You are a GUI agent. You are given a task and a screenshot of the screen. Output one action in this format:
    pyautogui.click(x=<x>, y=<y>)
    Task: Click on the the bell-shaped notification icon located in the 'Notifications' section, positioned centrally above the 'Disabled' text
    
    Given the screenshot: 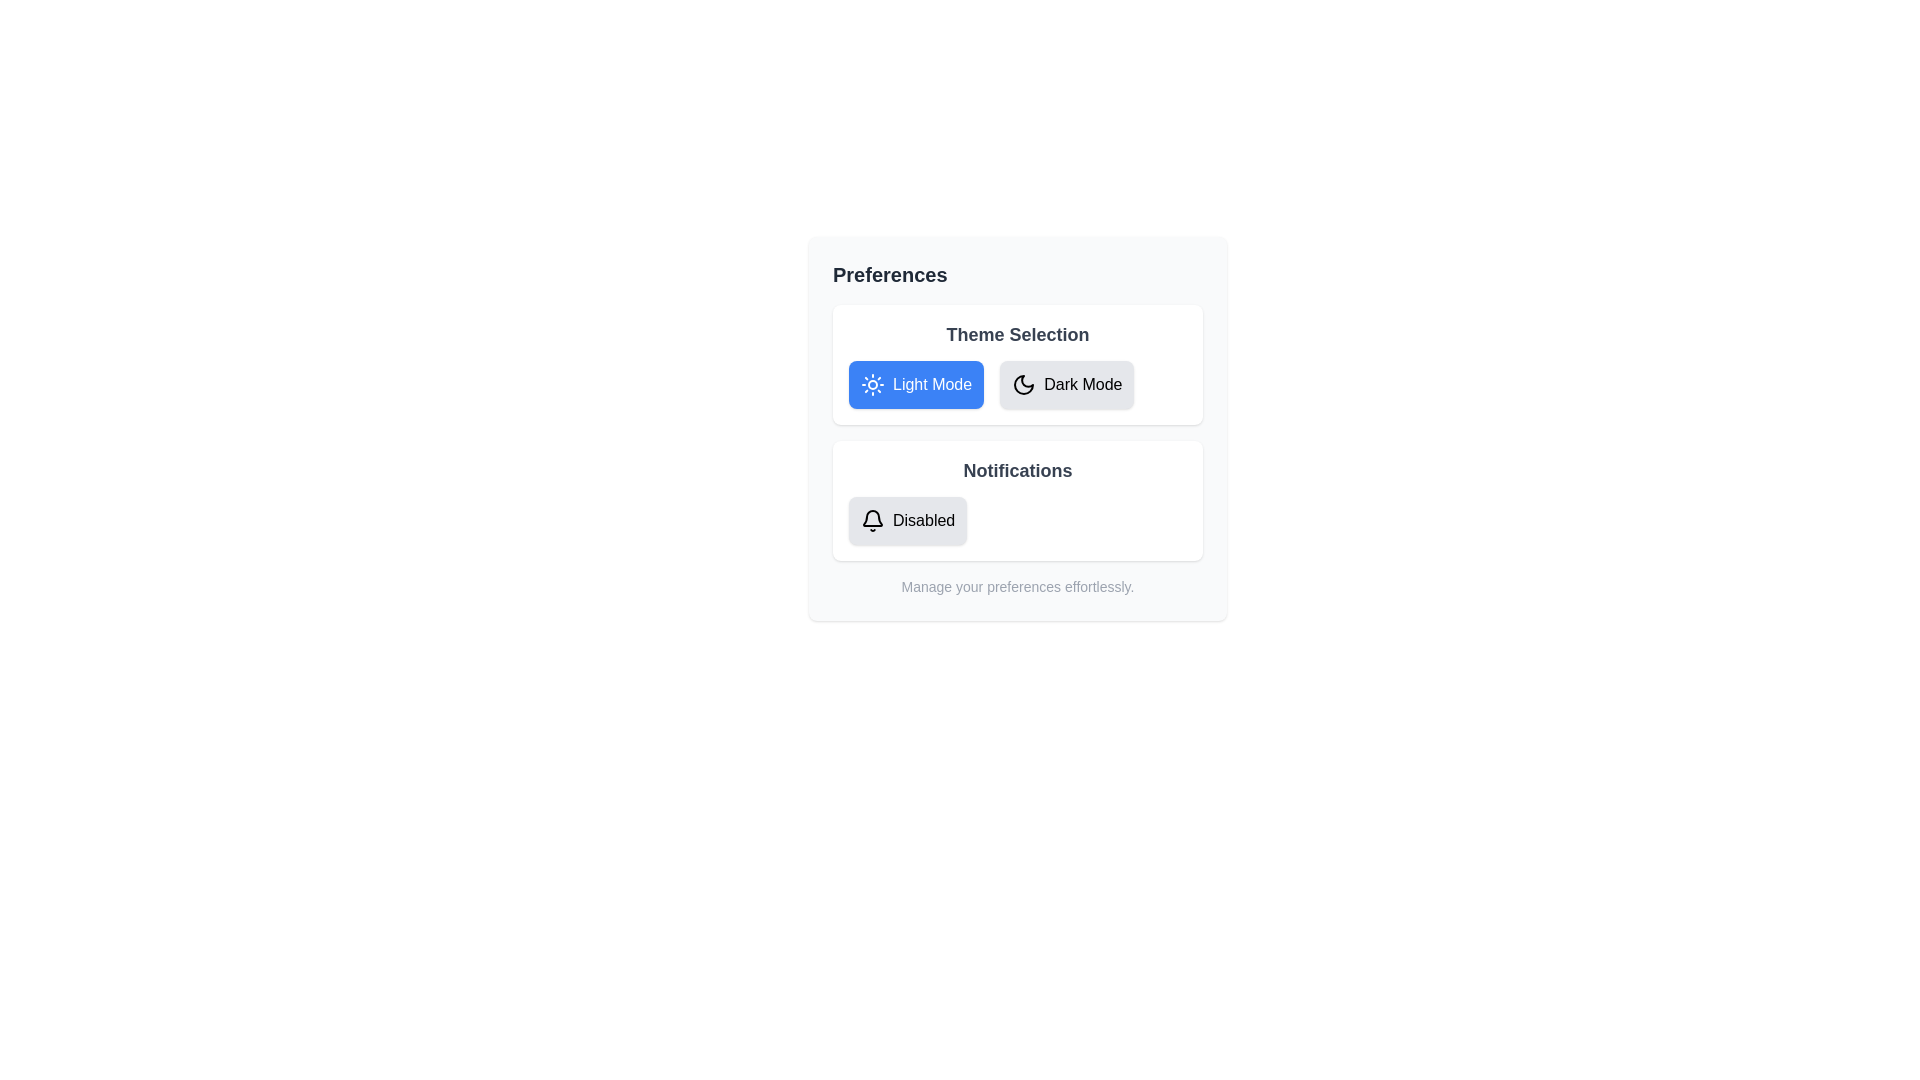 What is the action you would take?
    pyautogui.click(x=873, y=517)
    